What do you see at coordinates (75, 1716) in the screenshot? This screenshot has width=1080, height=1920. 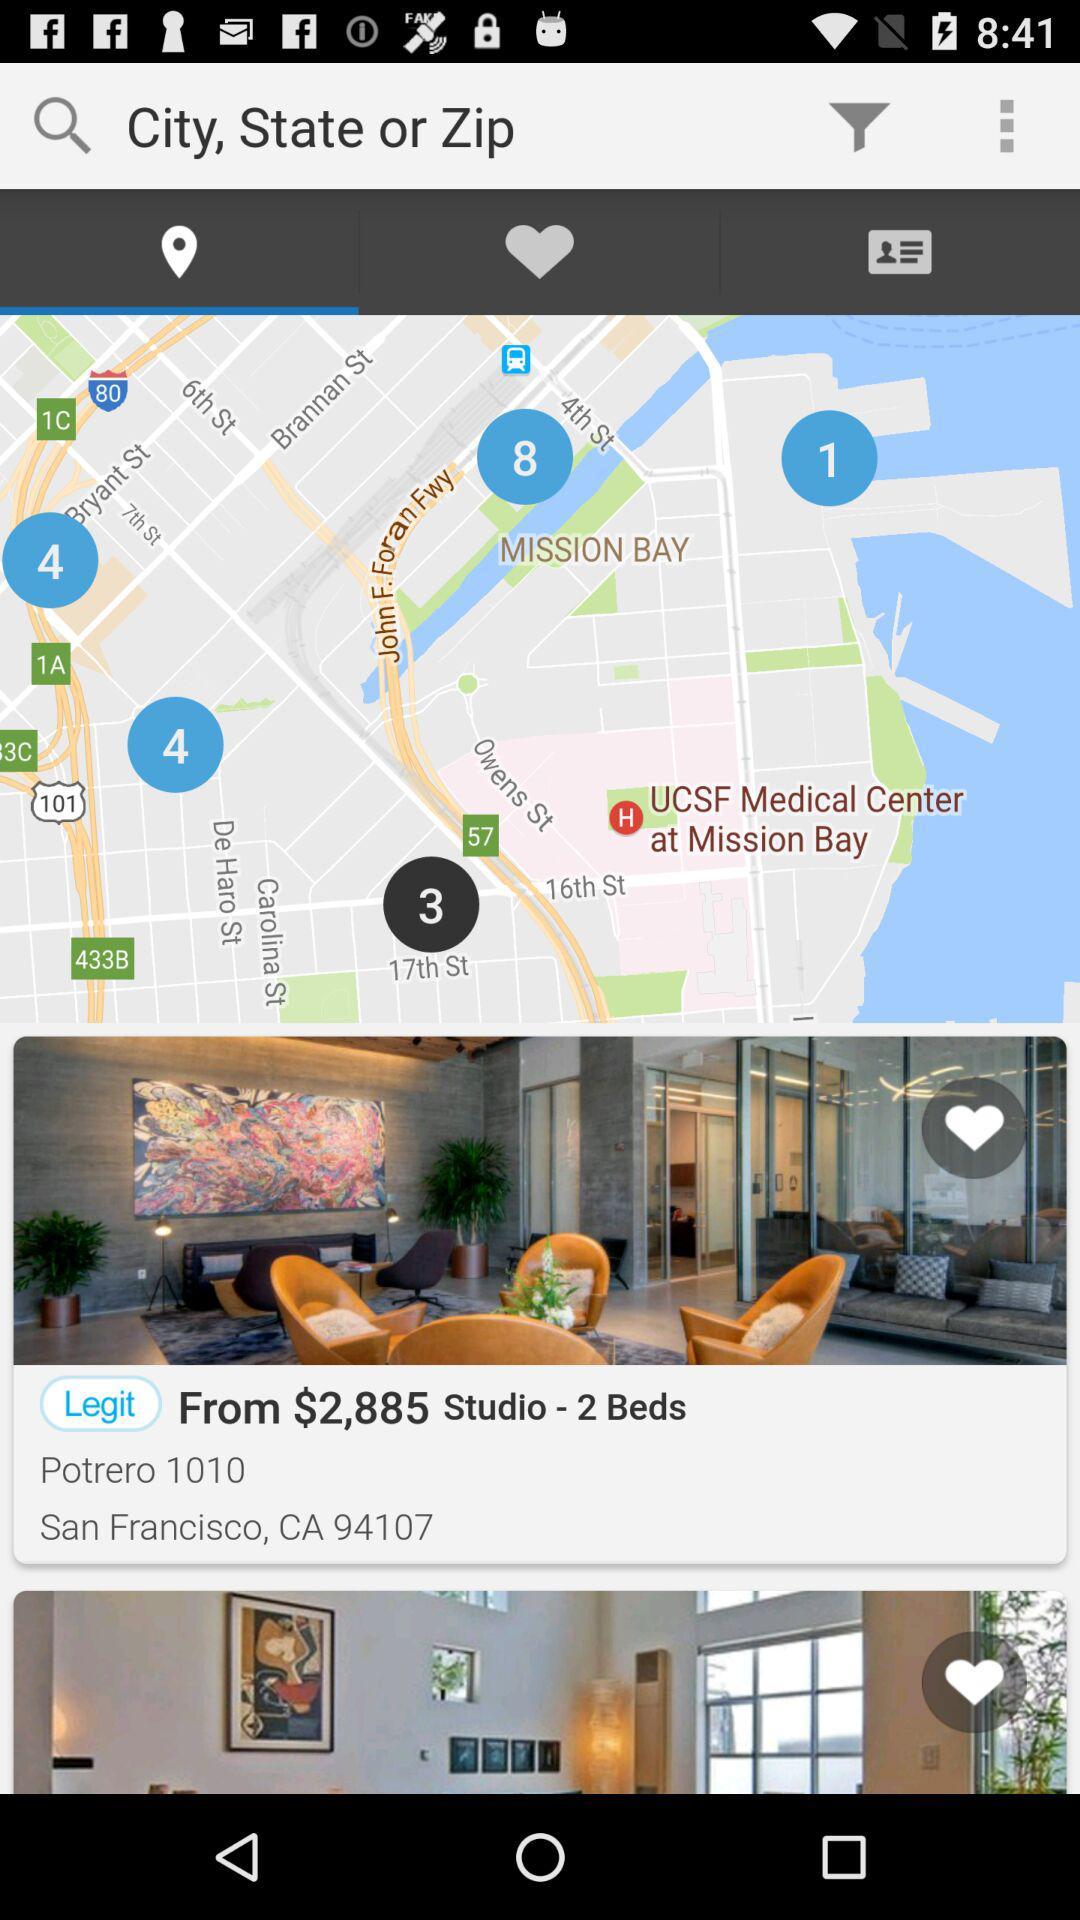 I see `button to the left of the list button` at bounding box center [75, 1716].